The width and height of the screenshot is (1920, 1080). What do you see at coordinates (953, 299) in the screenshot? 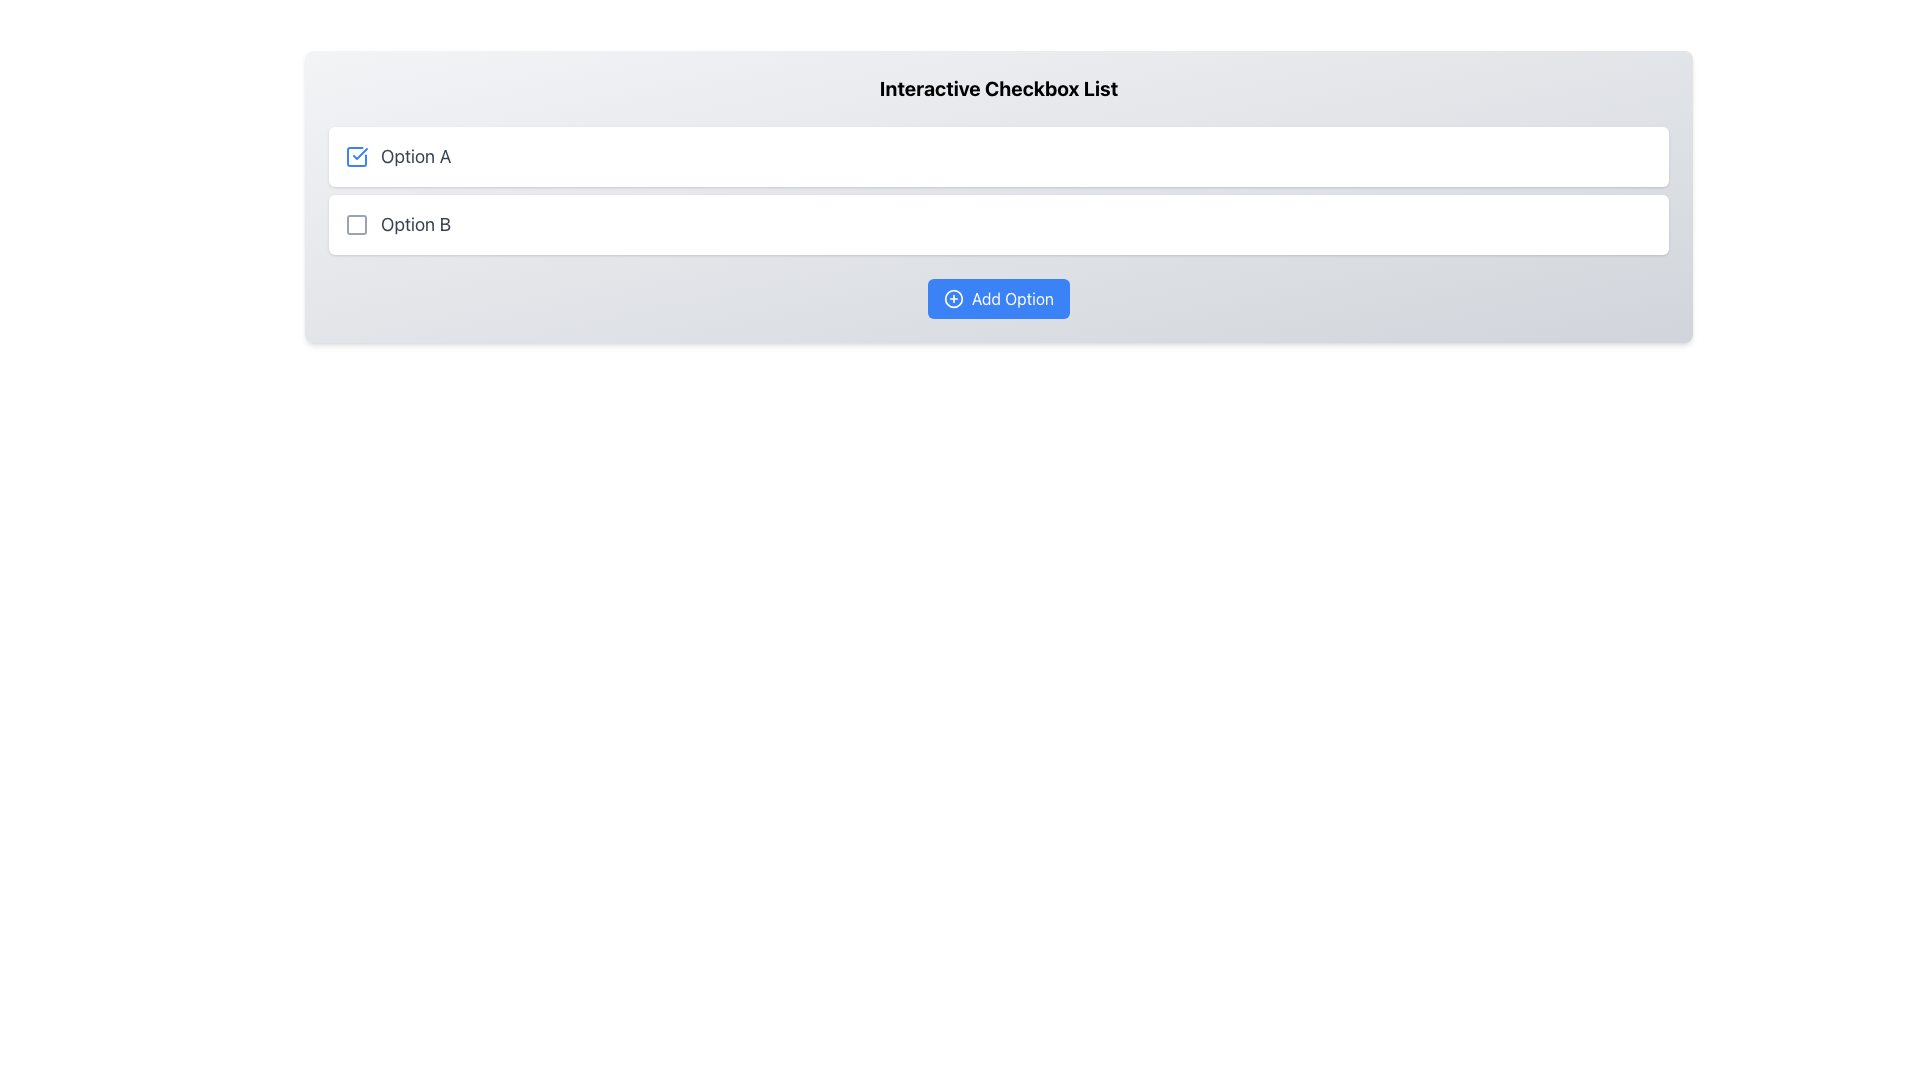
I see `the SVG Circle that visually indicates an action related to adding options, which is centrally located in the graphical icon above the 'Add Option' button` at bounding box center [953, 299].